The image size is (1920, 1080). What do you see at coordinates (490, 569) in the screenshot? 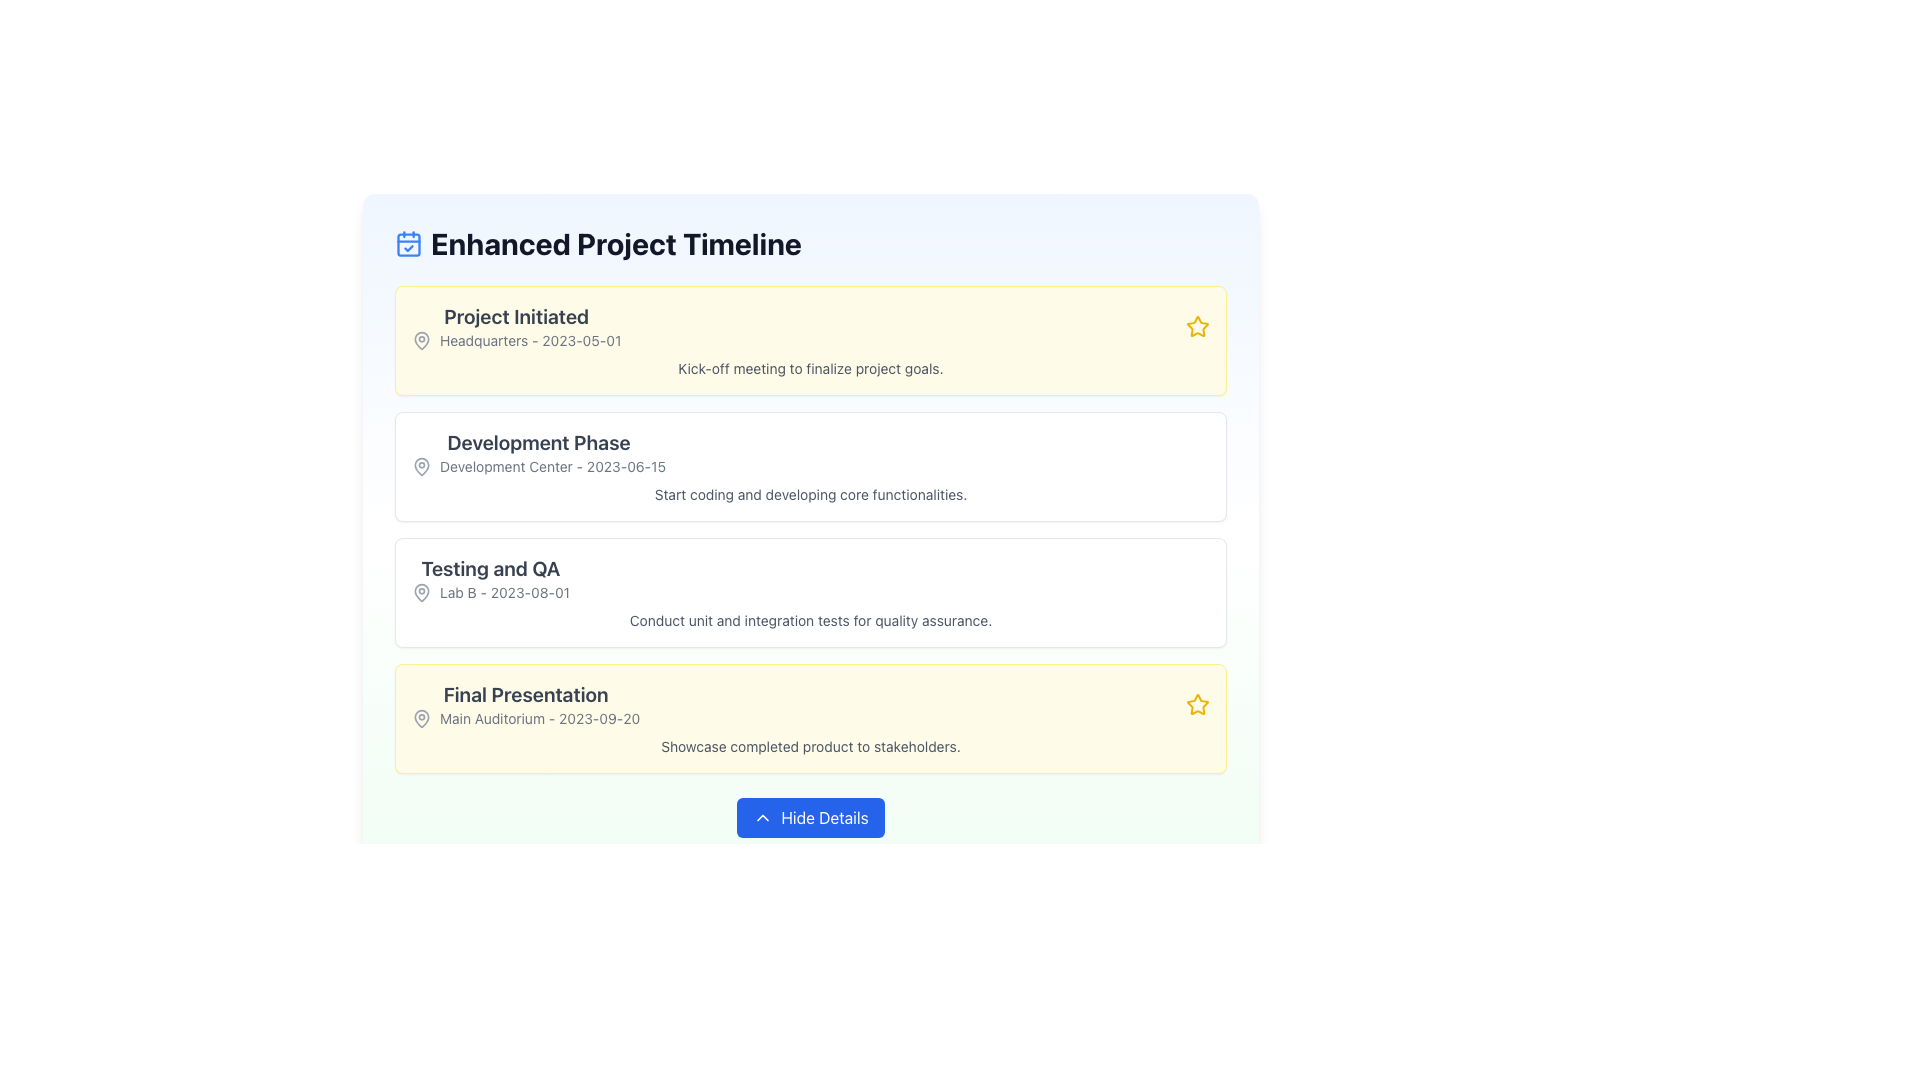
I see `the text label element that serves as a section header for the project timeline, positioned above 'Lab B - 2023-08-01'` at bounding box center [490, 569].